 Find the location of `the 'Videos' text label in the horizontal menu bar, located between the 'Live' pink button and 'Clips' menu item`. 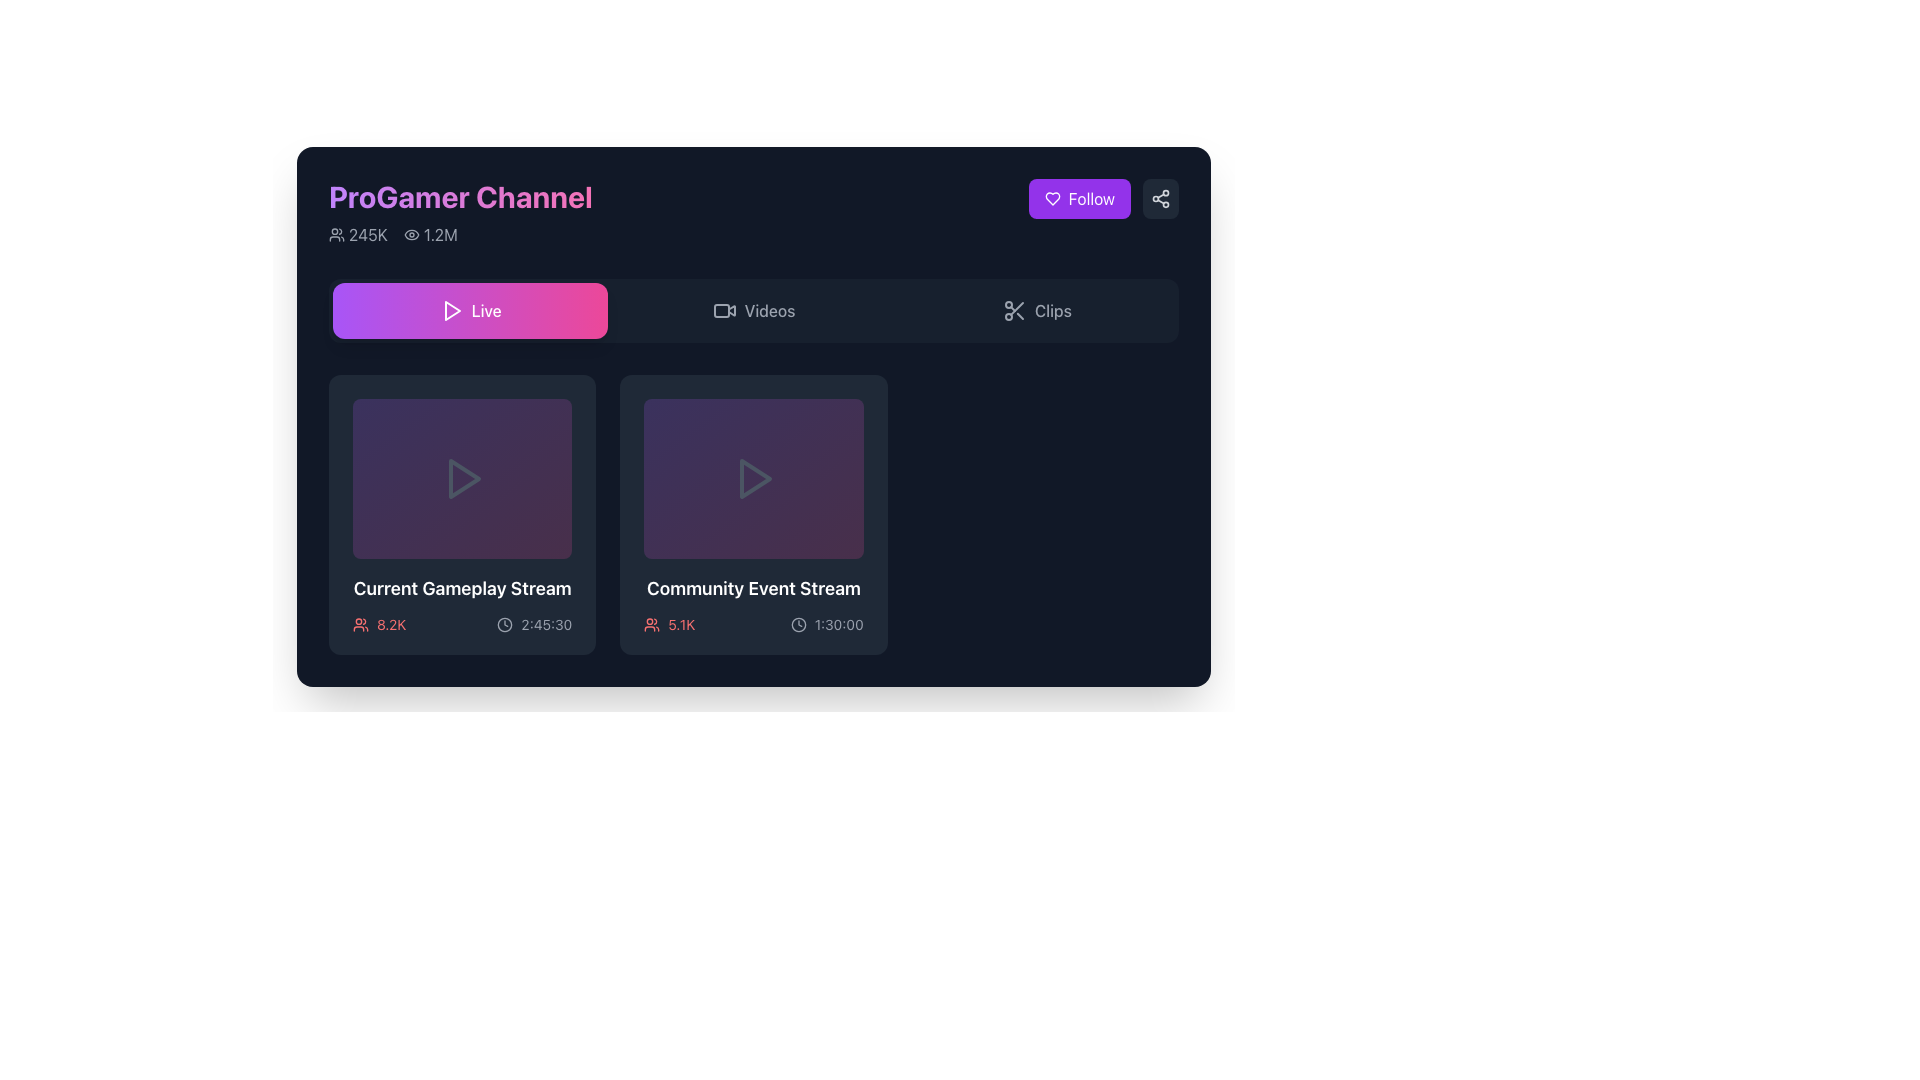

the 'Videos' text label in the horizontal menu bar, located between the 'Live' pink button and 'Clips' menu item is located at coordinates (768, 311).